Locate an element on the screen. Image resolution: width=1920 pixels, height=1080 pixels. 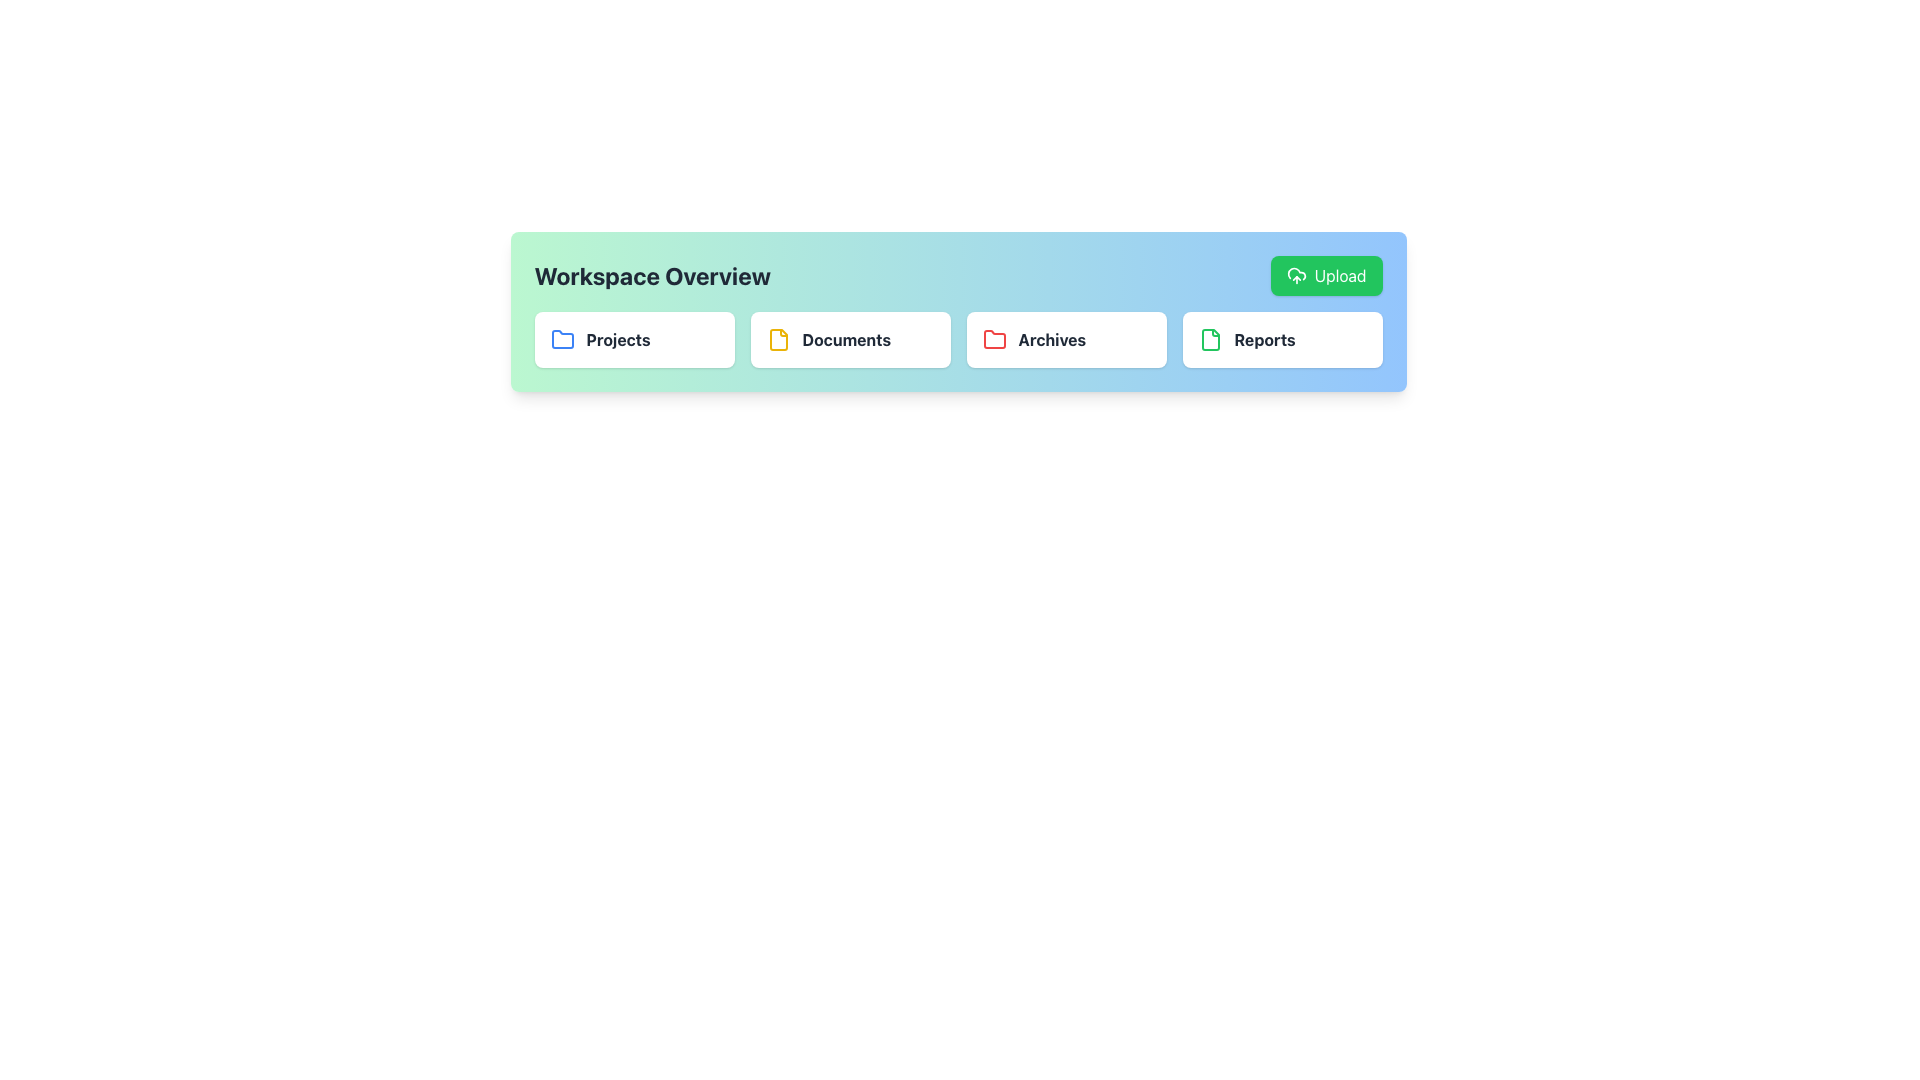
document icon representing the 'Reports' category, which is located between the 'Archives' category and the 'Upload' button in the workspace overview is located at coordinates (1209, 338).